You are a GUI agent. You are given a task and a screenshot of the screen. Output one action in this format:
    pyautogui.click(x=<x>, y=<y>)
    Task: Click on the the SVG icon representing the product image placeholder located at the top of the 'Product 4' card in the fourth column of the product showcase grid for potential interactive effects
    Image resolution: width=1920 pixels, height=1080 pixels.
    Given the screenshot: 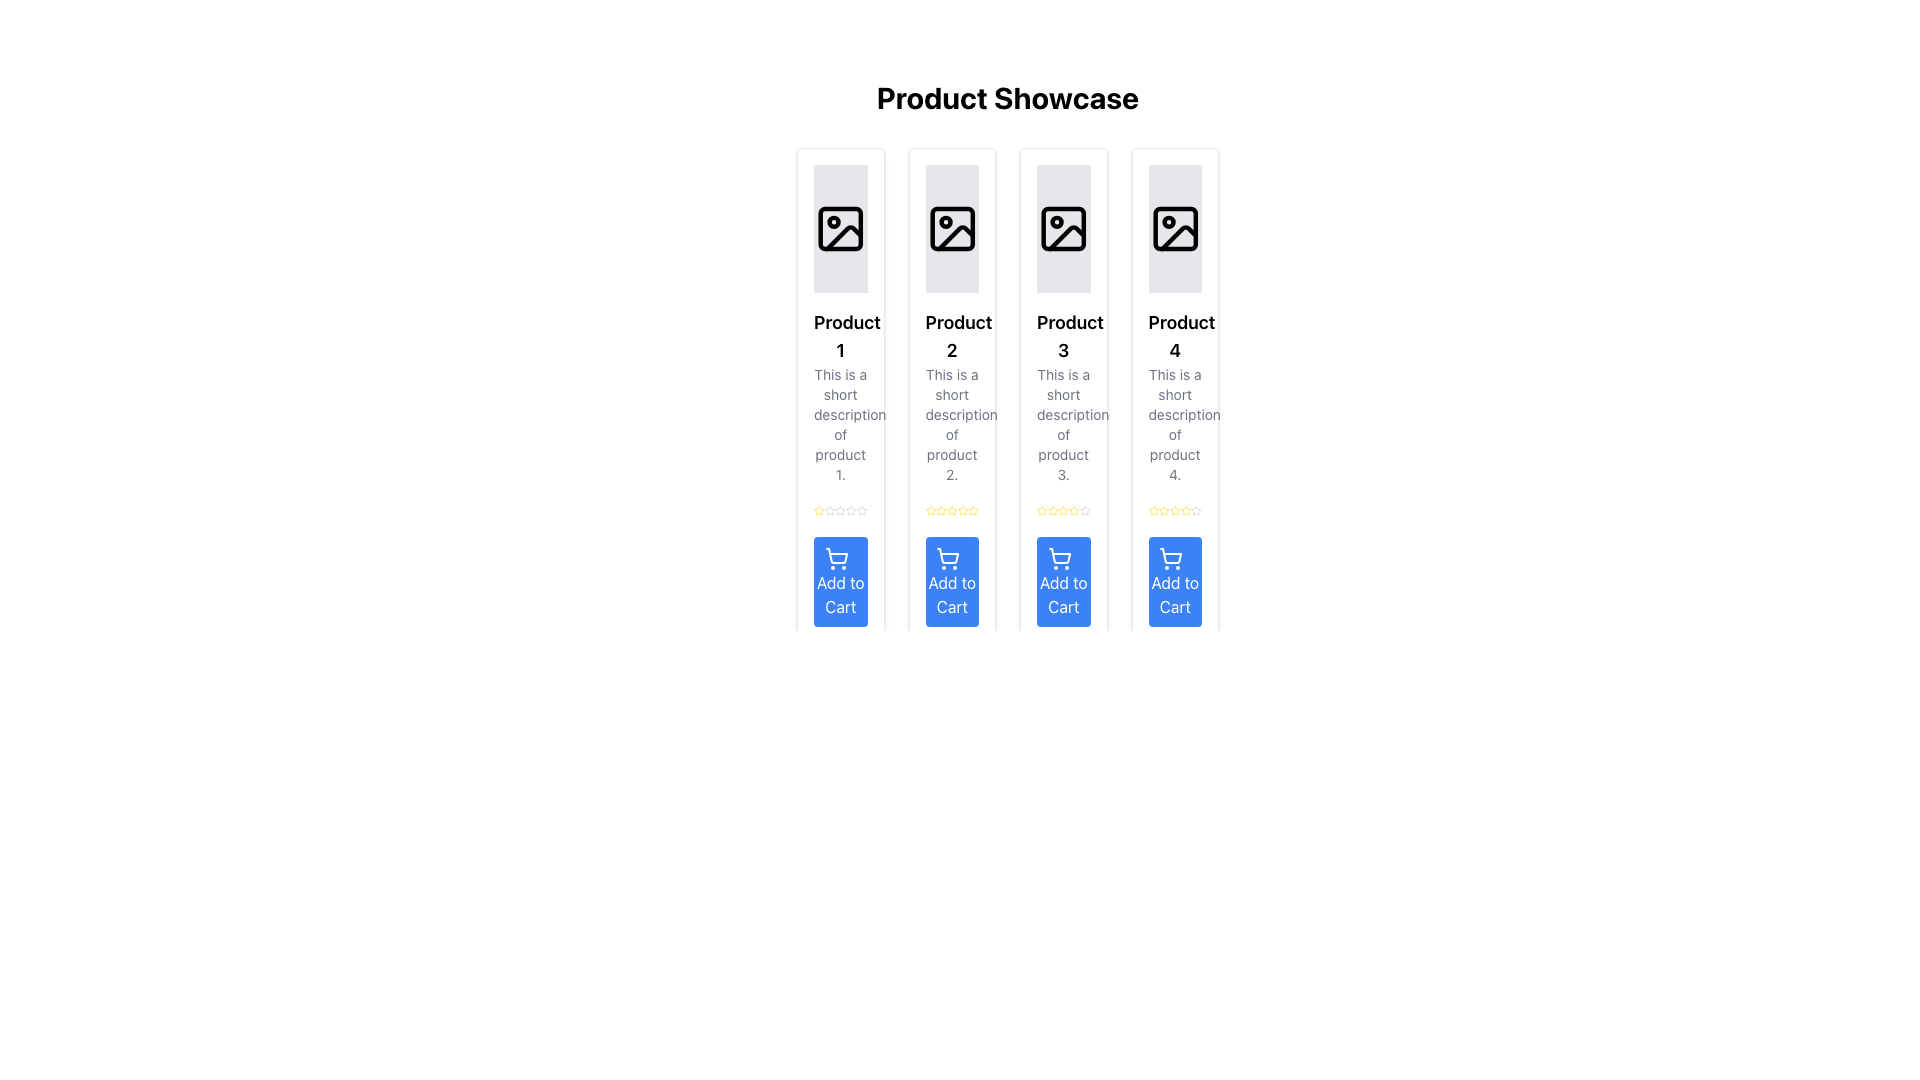 What is the action you would take?
    pyautogui.click(x=1175, y=227)
    